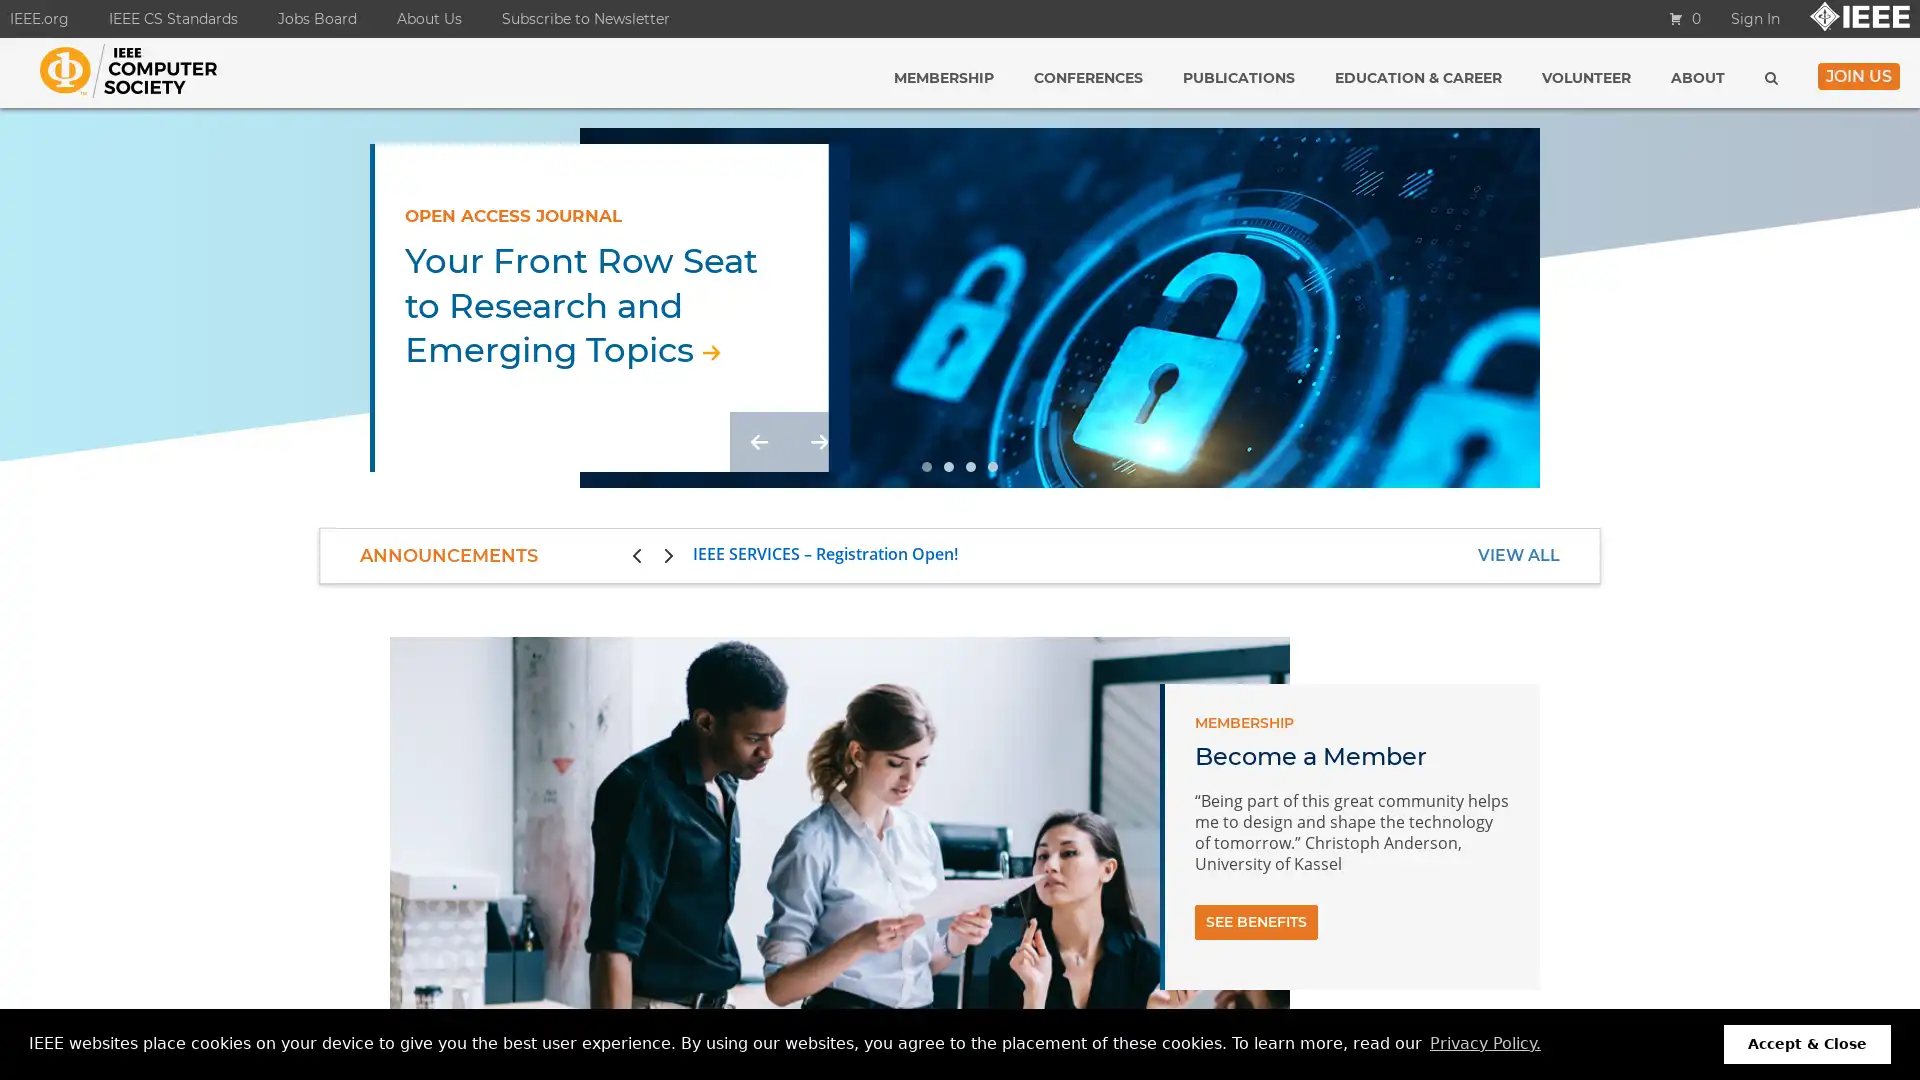 The image size is (1920, 1080). I want to click on About CS, so click(993, 466).